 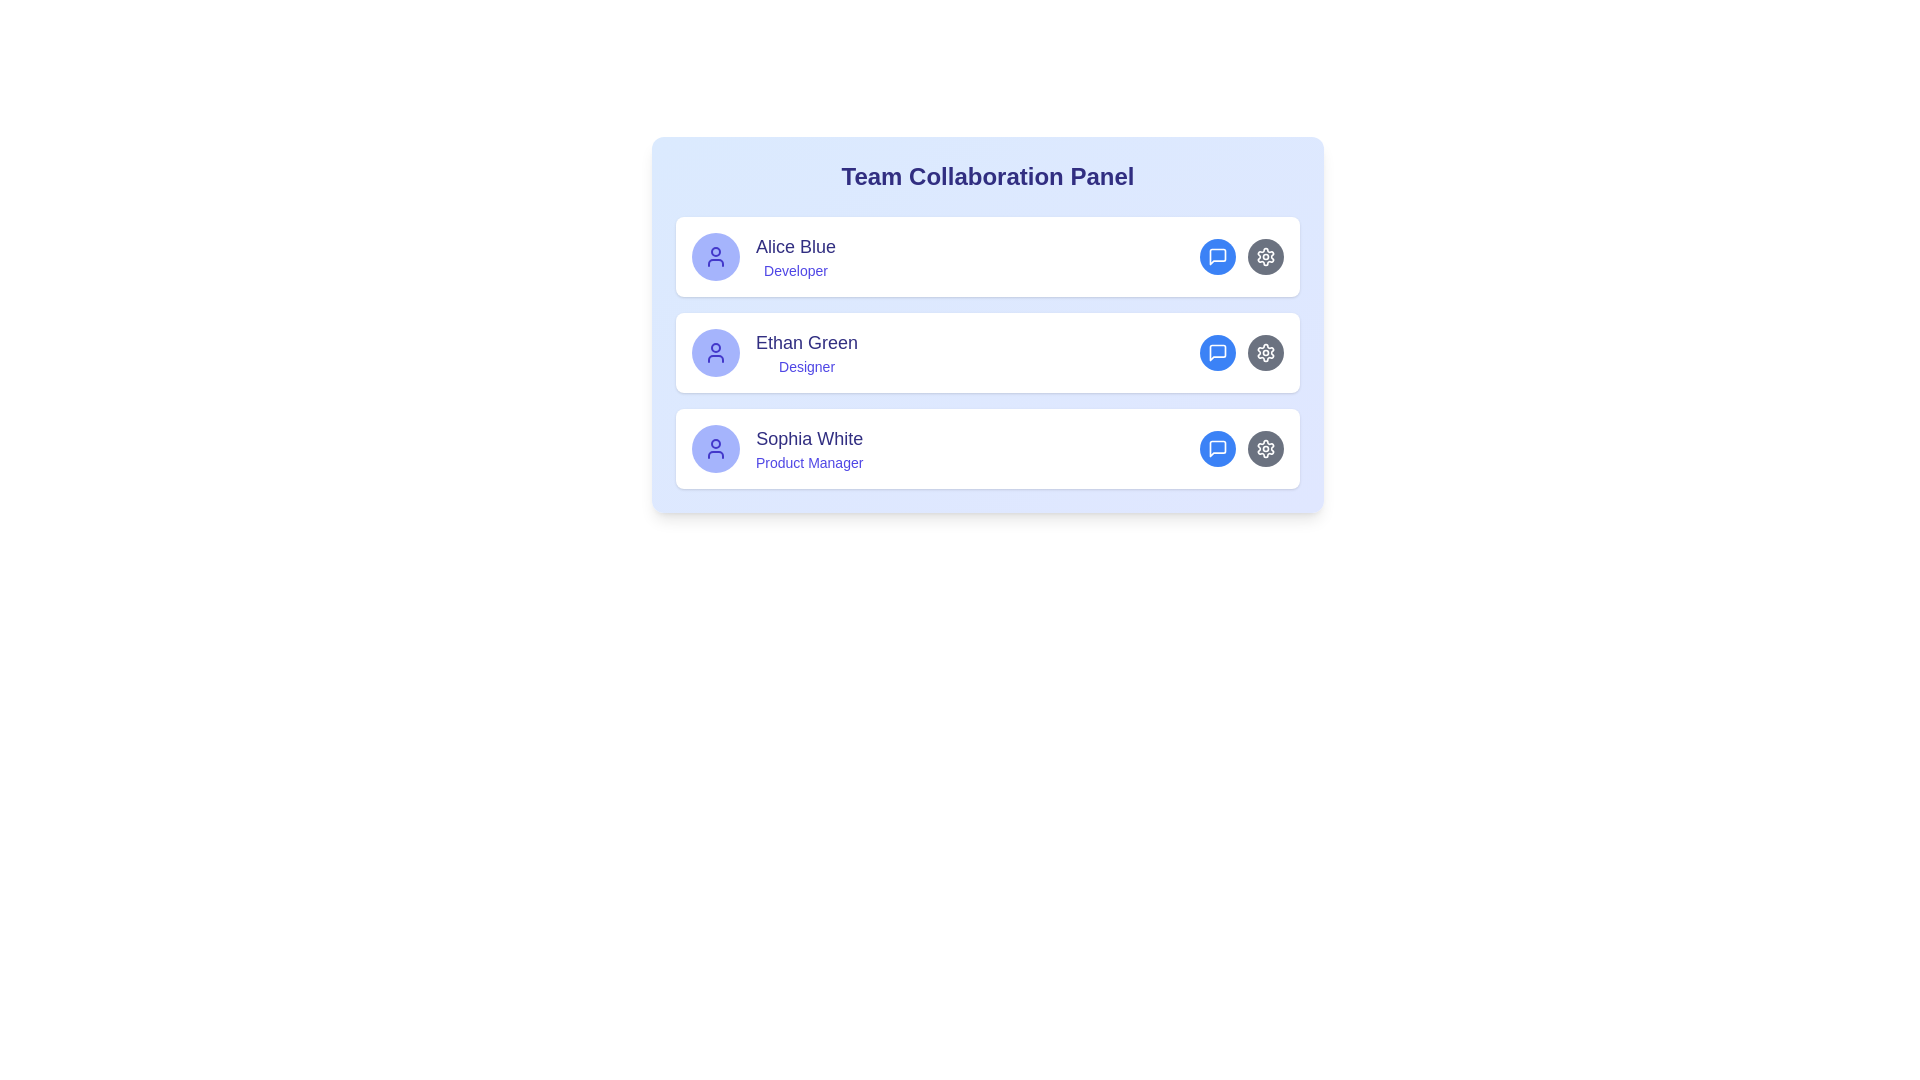 What do you see at coordinates (1265, 352) in the screenshot?
I see `the gray cogwheel icon in the second row of the team member list` at bounding box center [1265, 352].